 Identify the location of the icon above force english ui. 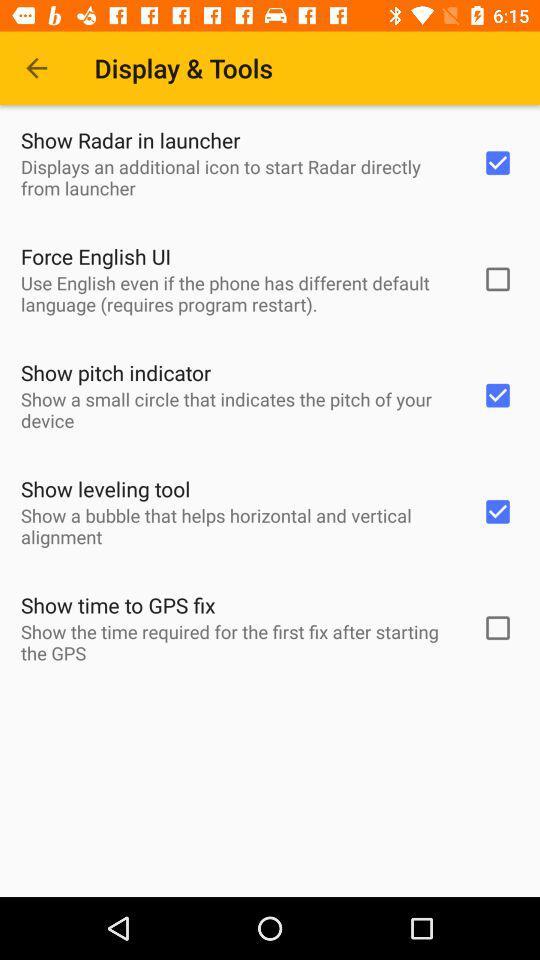
(238, 176).